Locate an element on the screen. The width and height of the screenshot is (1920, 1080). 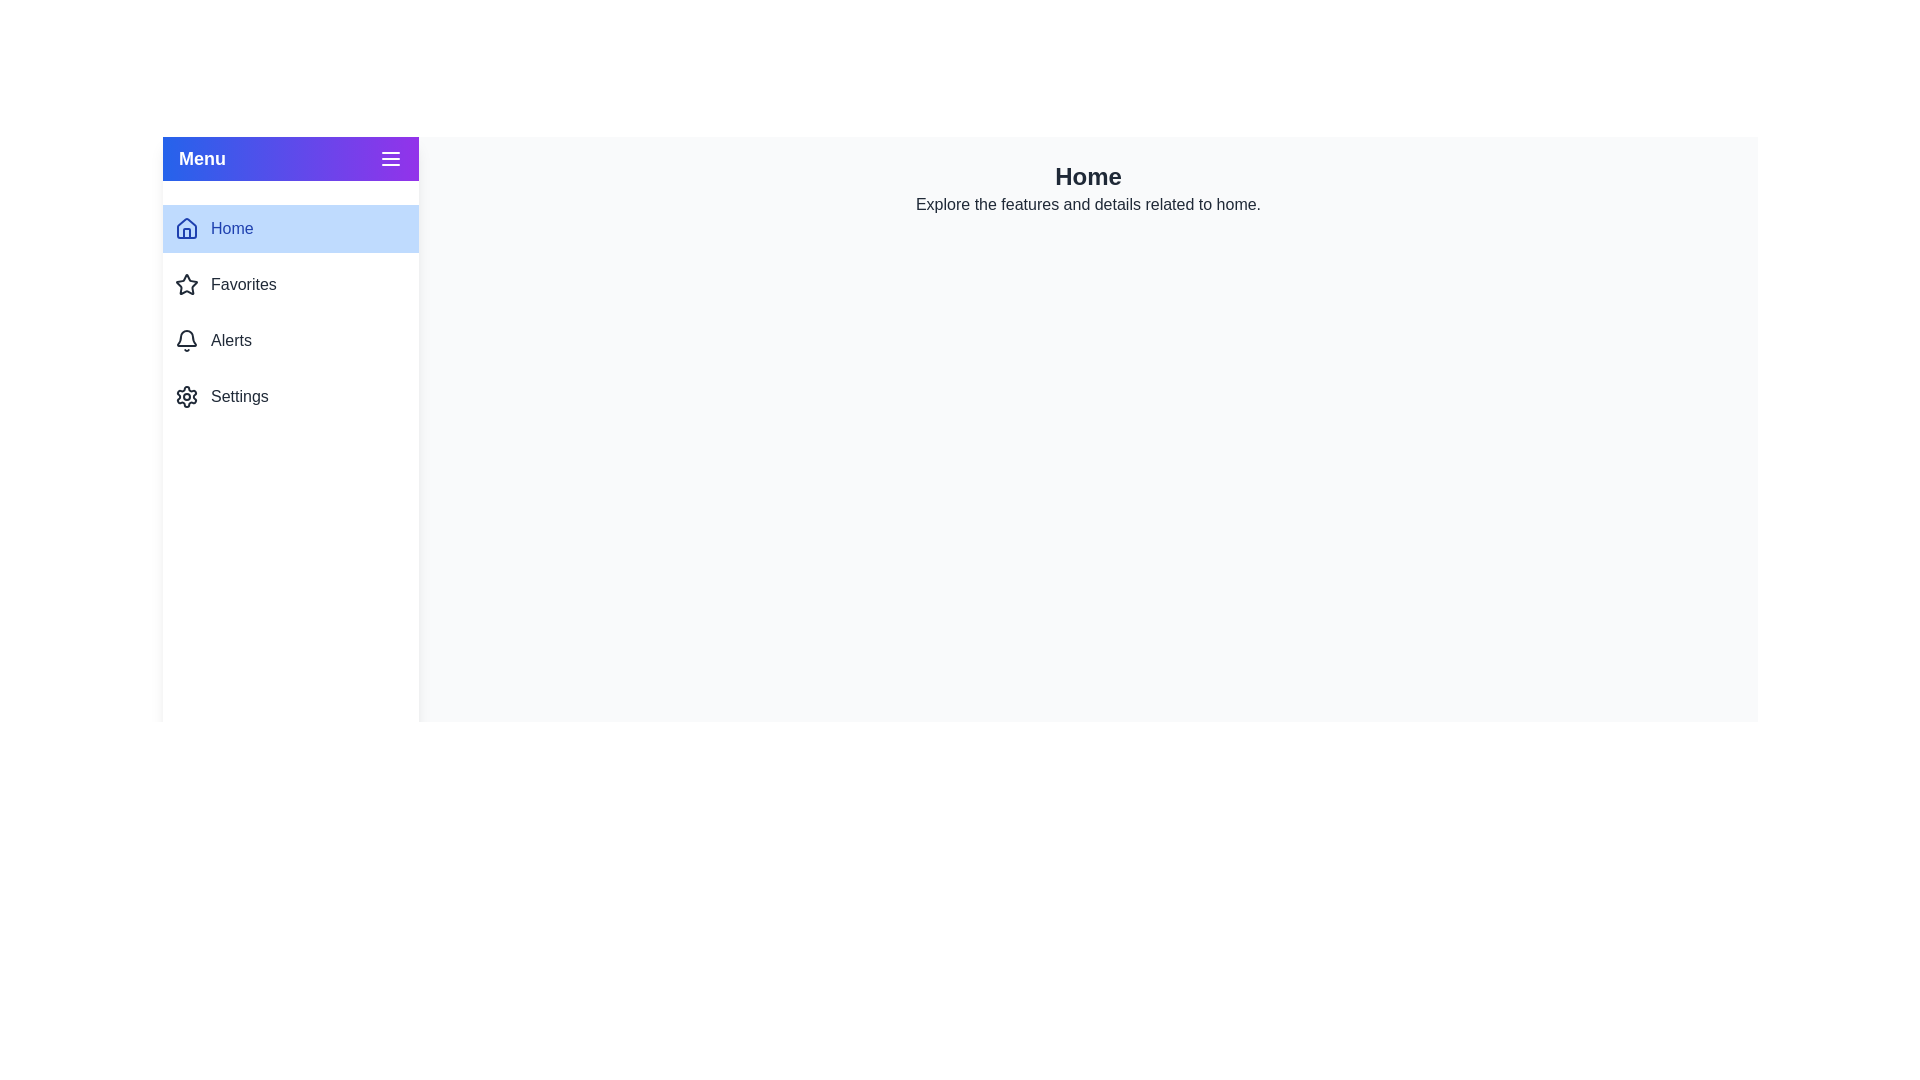
the static text label 'Menu' located in the top left header area of the application, which has a gradient purple to blue background is located at coordinates (202, 157).